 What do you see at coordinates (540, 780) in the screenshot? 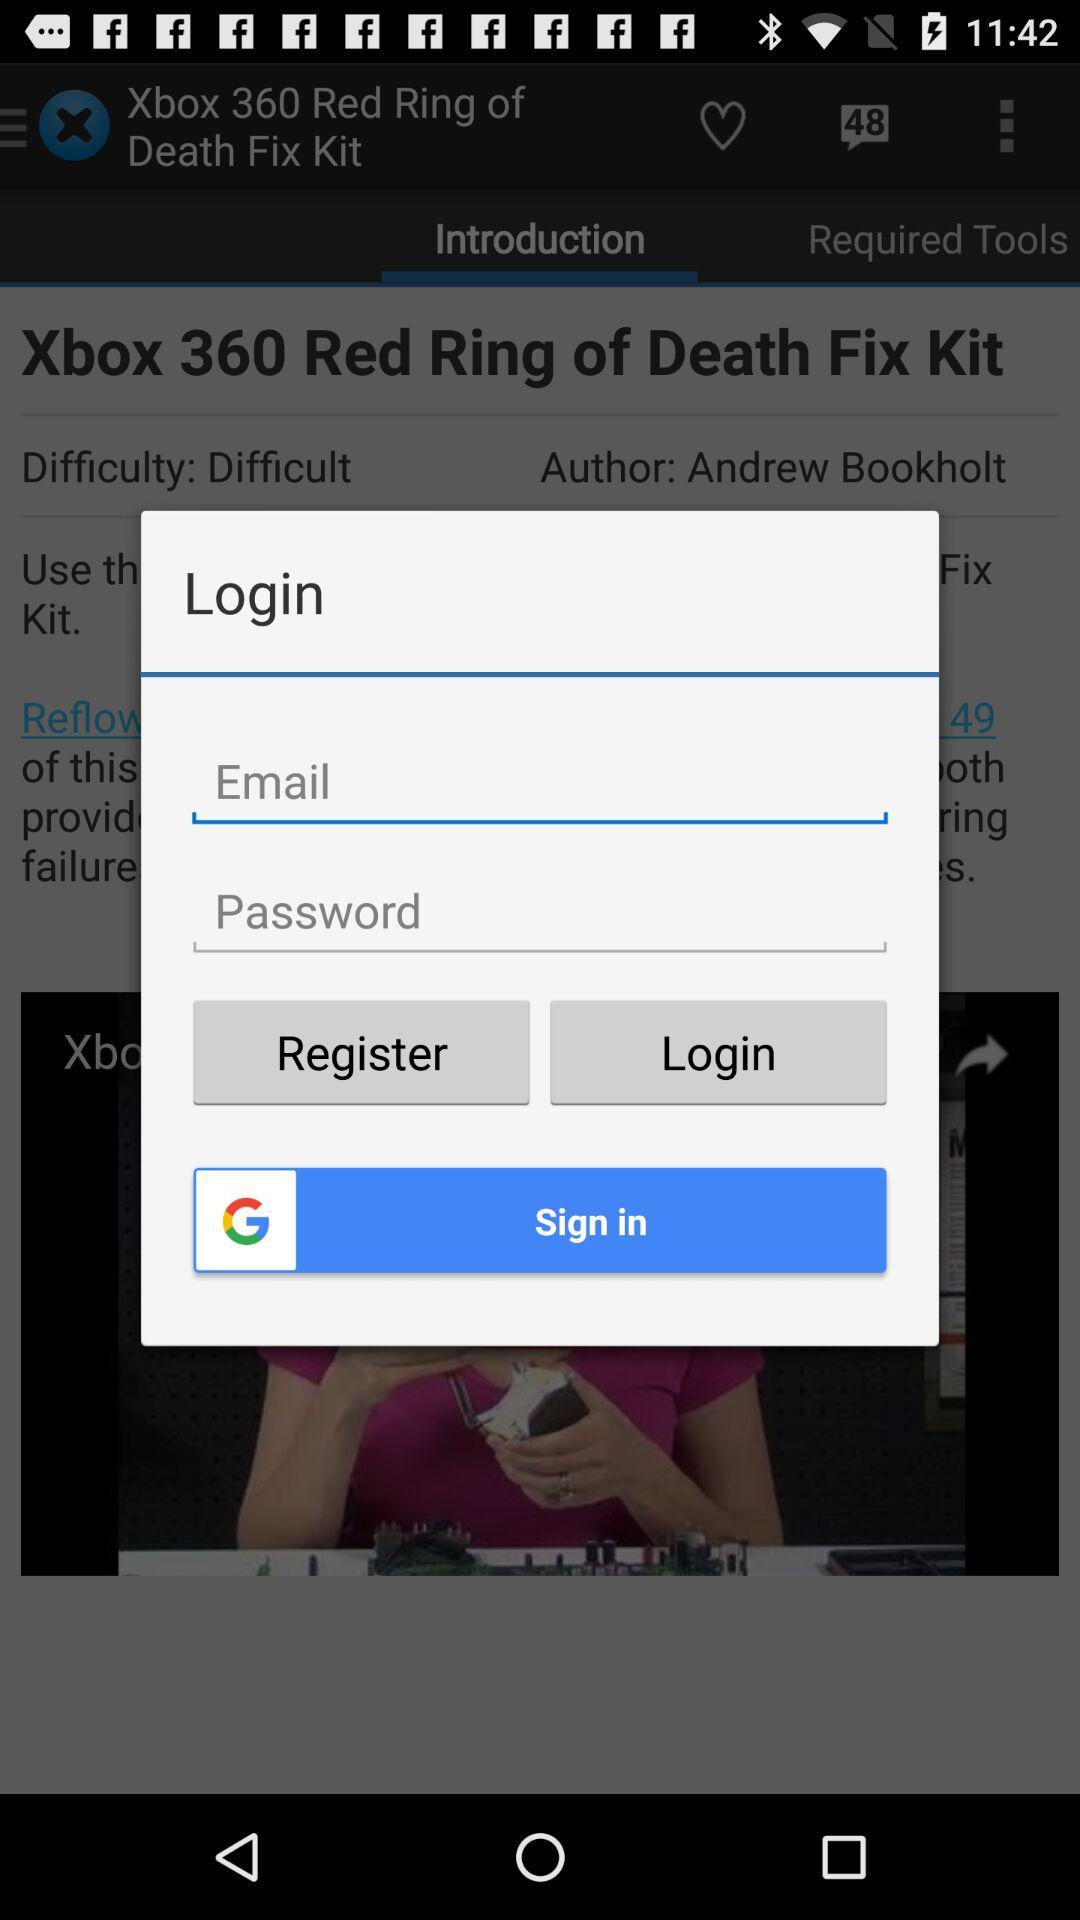
I see `login email` at bounding box center [540, 780].